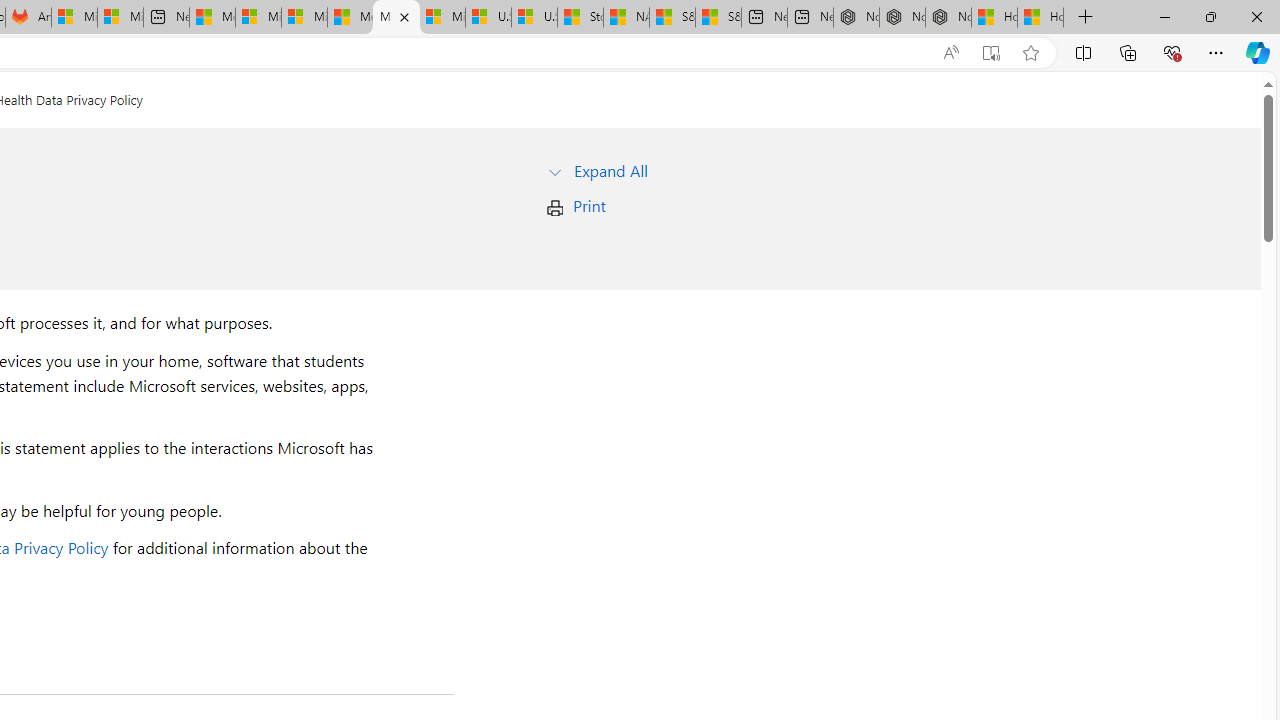 This screenshot has width=1280, height=720. I want to click on 'Close', so click(1255, 16).